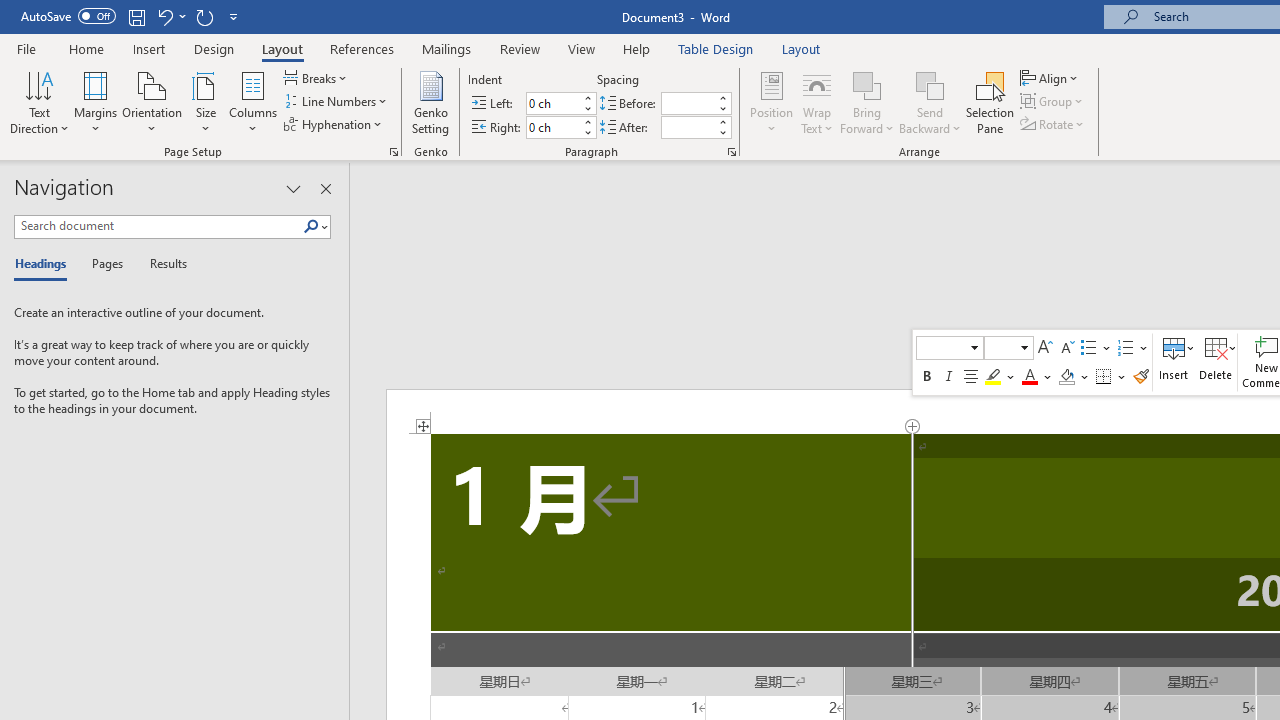  What do you see at coordinates (990, 103) in the screenshot?
I see `'Selection Pane...'` at bounding box center [990, 103].